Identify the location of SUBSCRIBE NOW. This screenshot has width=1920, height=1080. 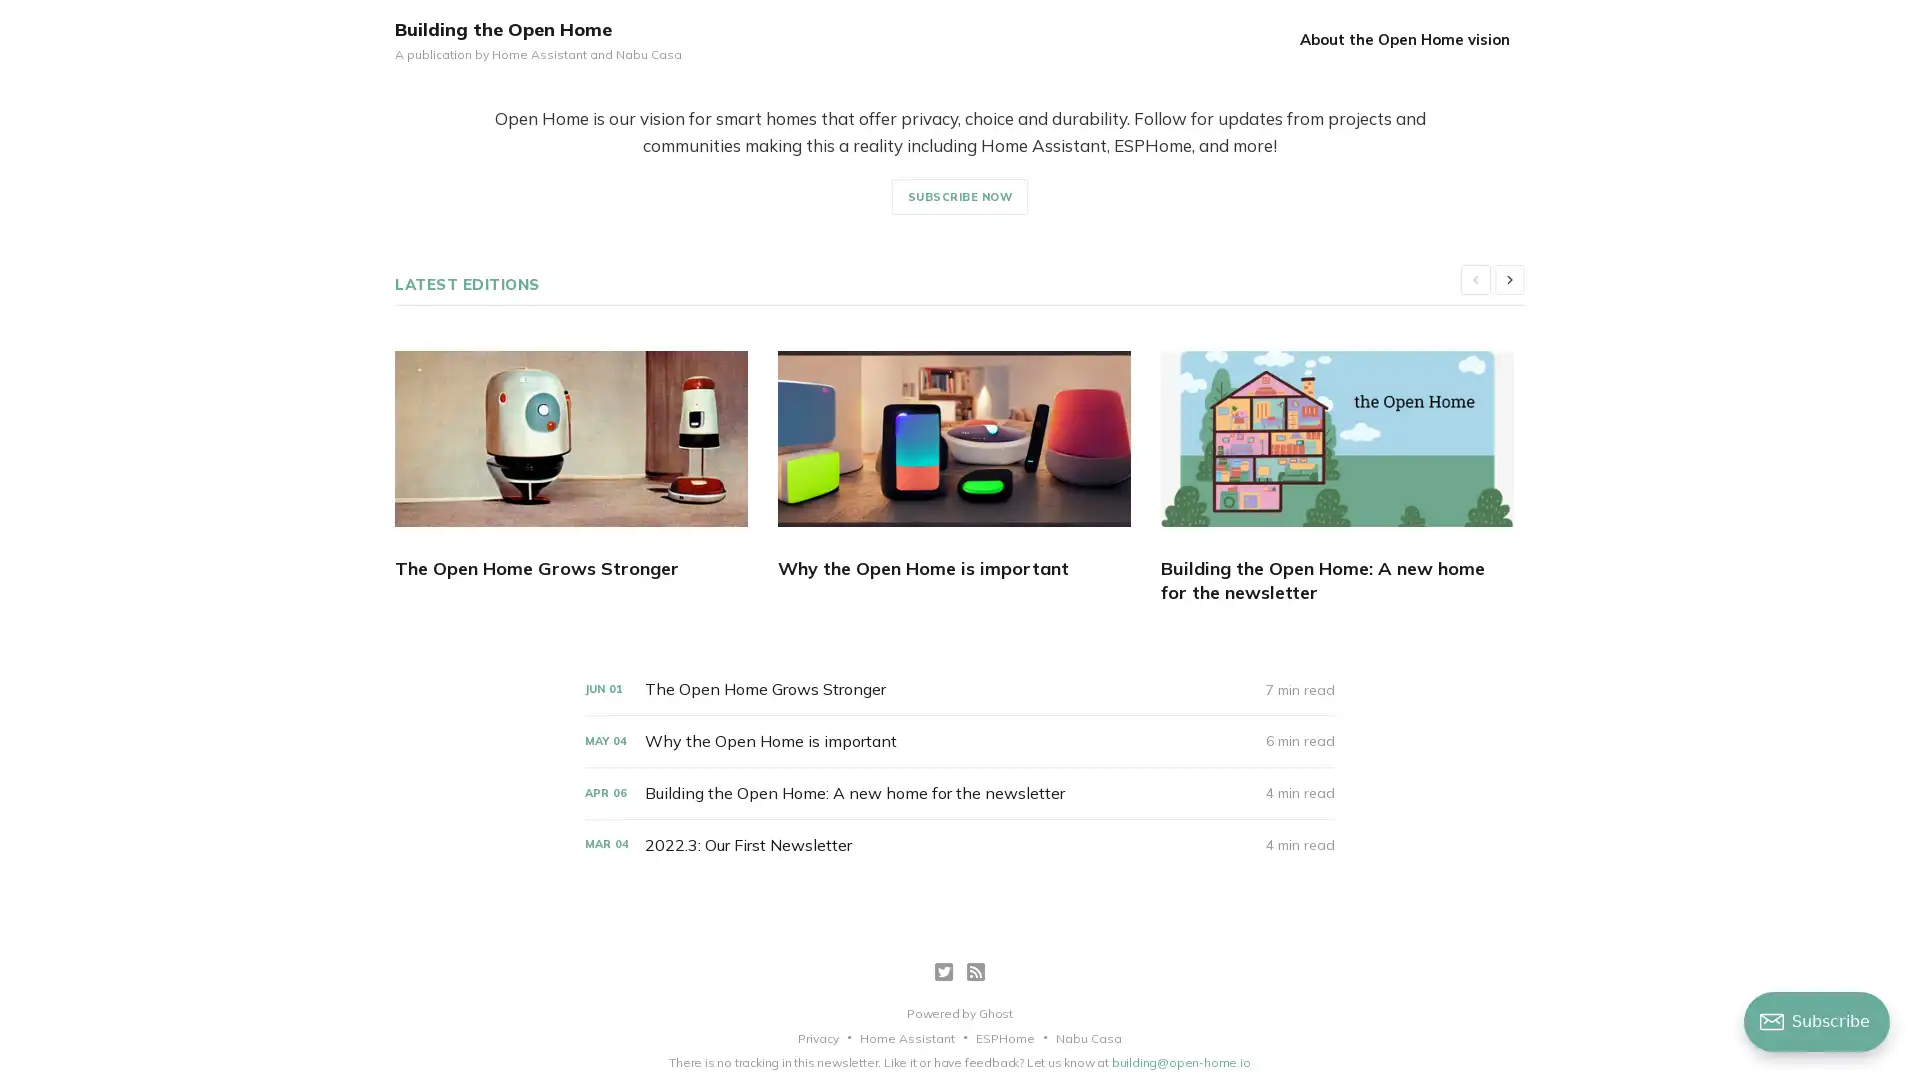
(958, 196).